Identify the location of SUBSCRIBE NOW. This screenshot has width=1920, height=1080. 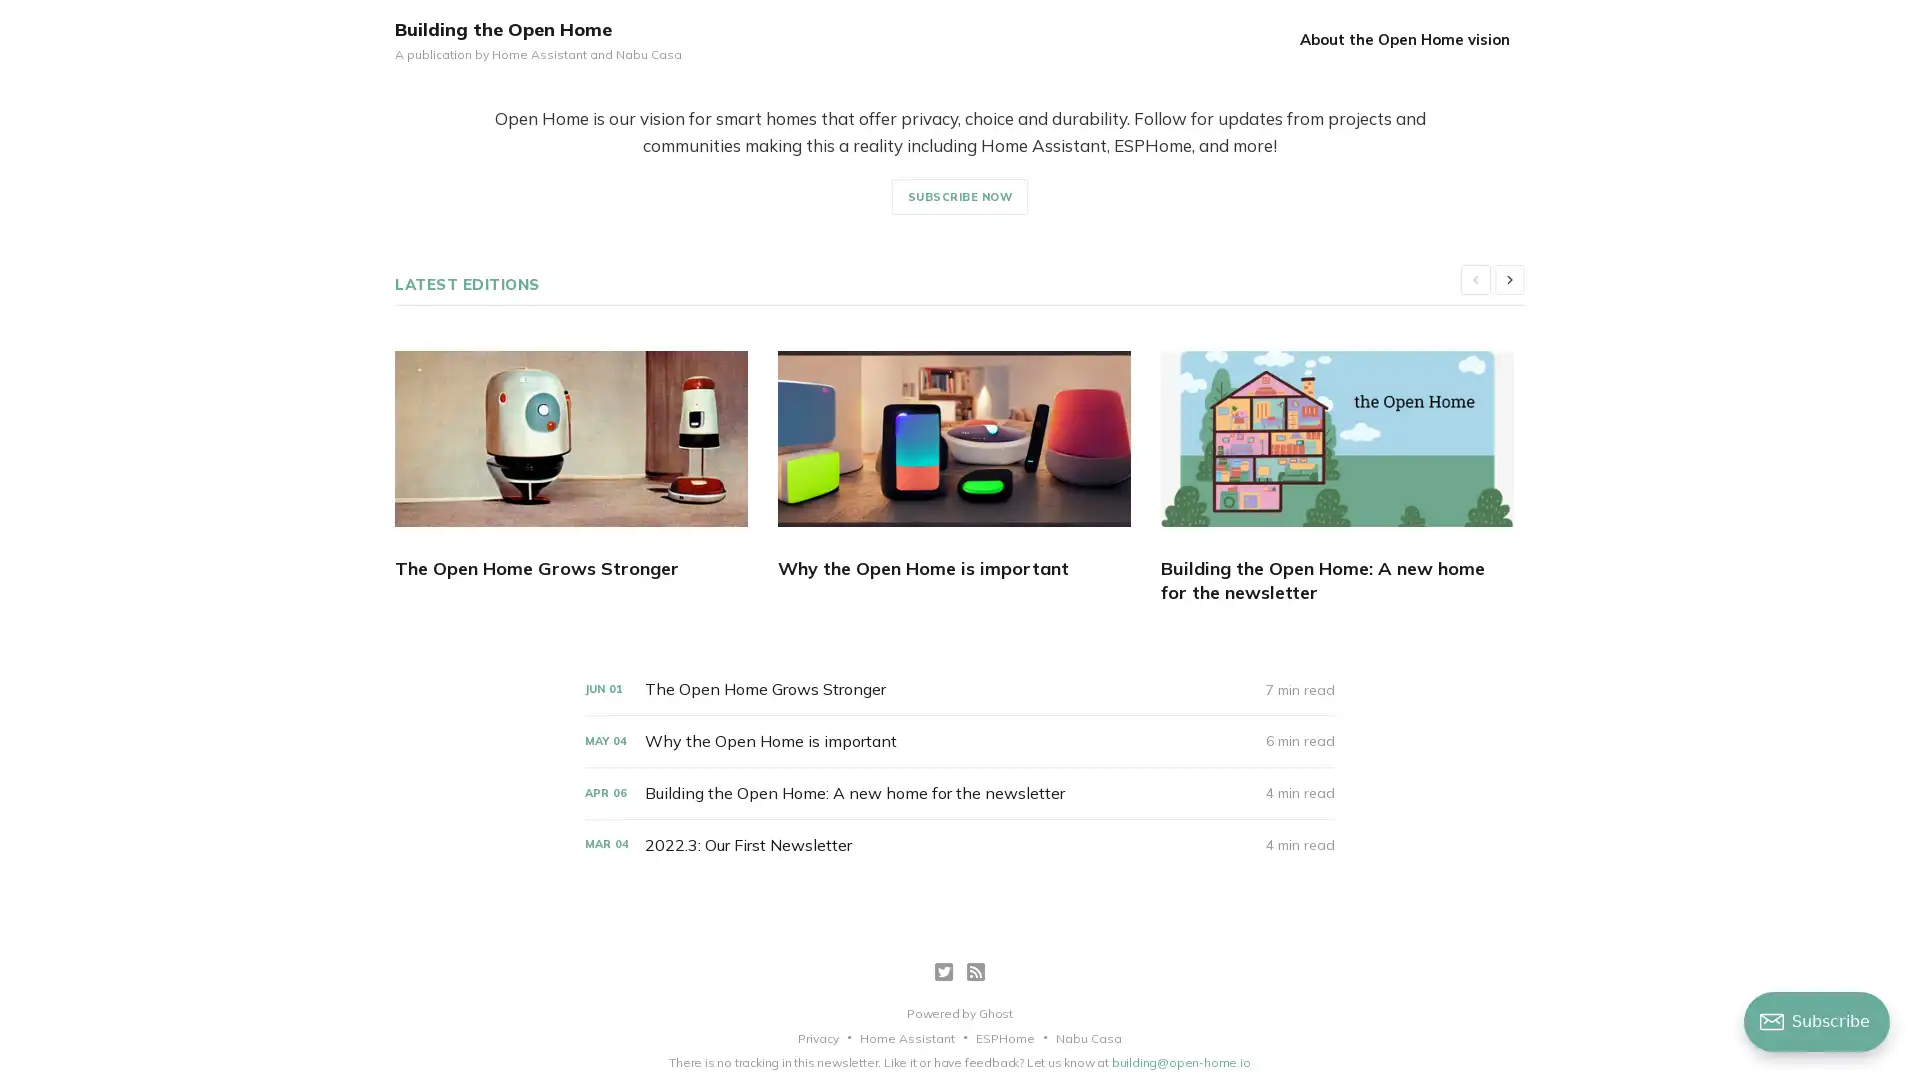
(958, 196).